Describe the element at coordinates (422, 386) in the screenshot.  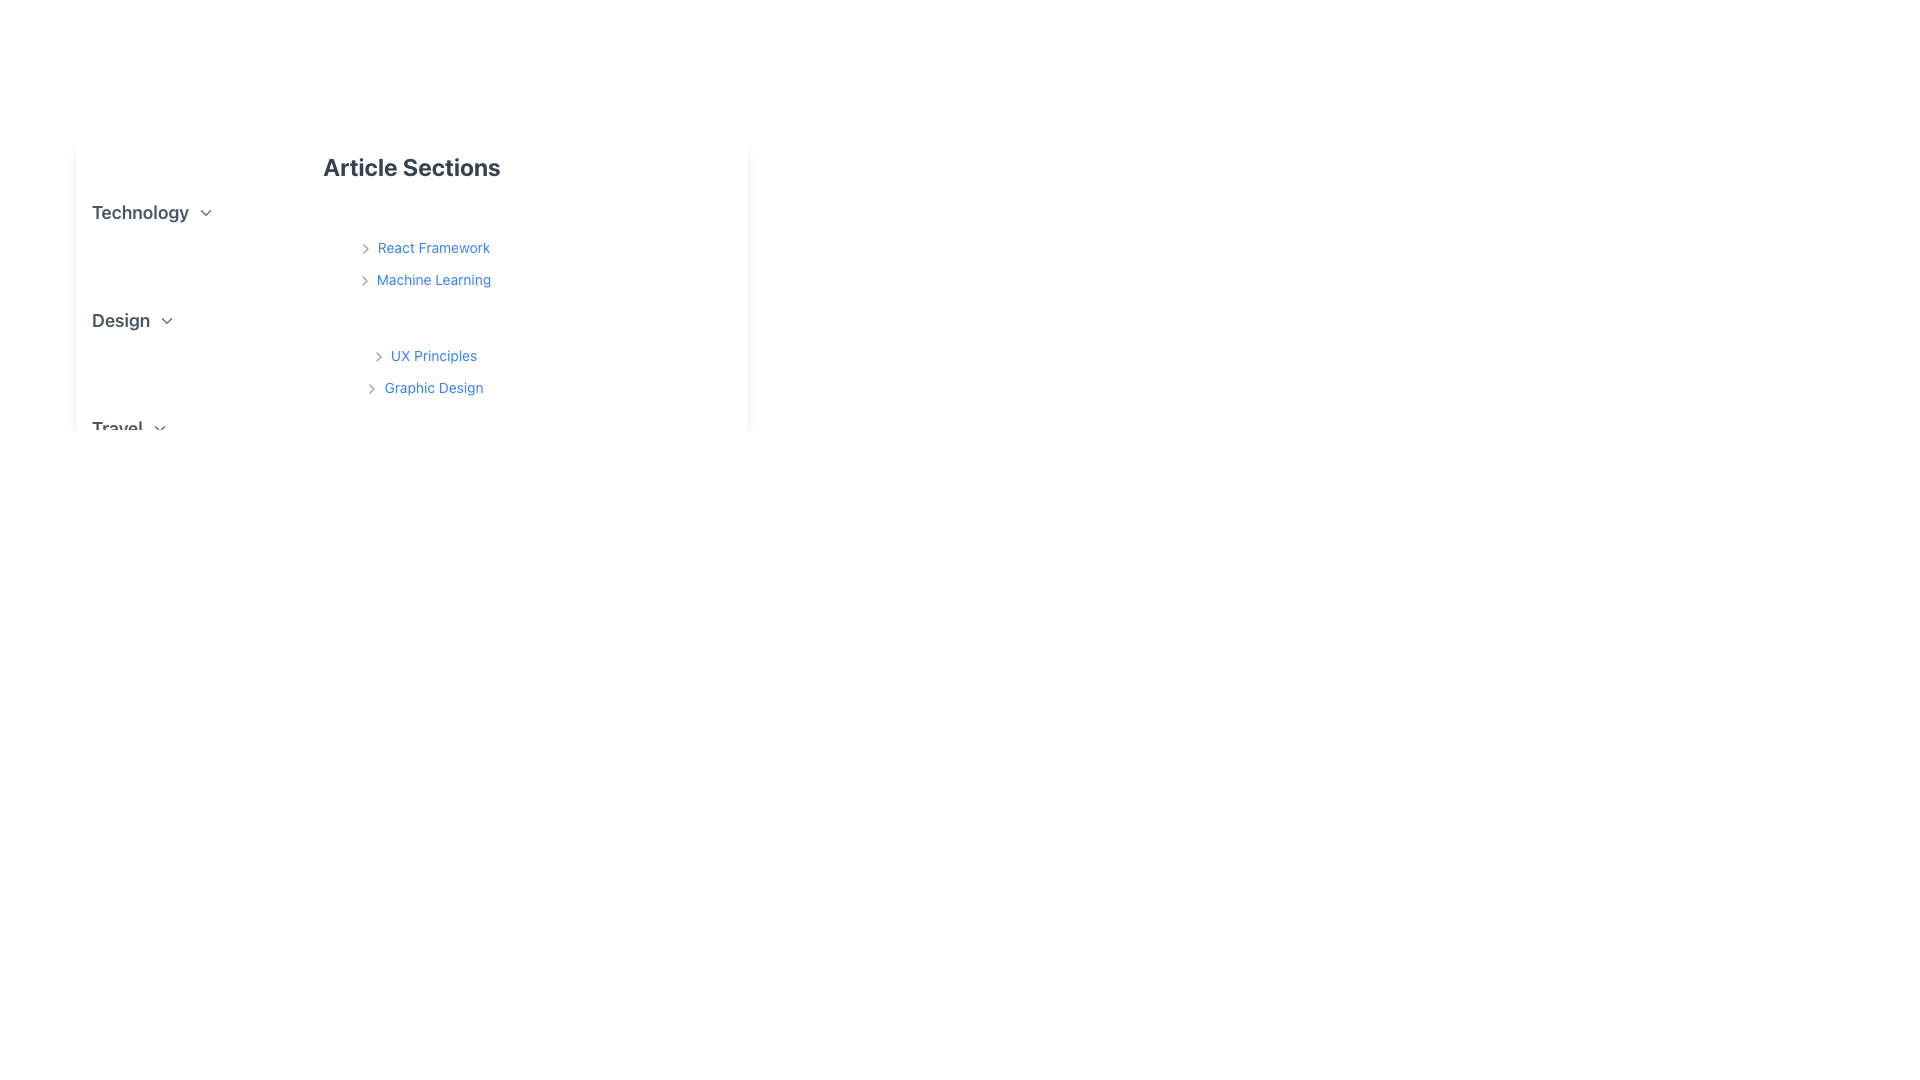
I see `the second hyperlink under the 'Design' category, which navigates to the 'Graphic Design' section, to indicate focus` at that location.